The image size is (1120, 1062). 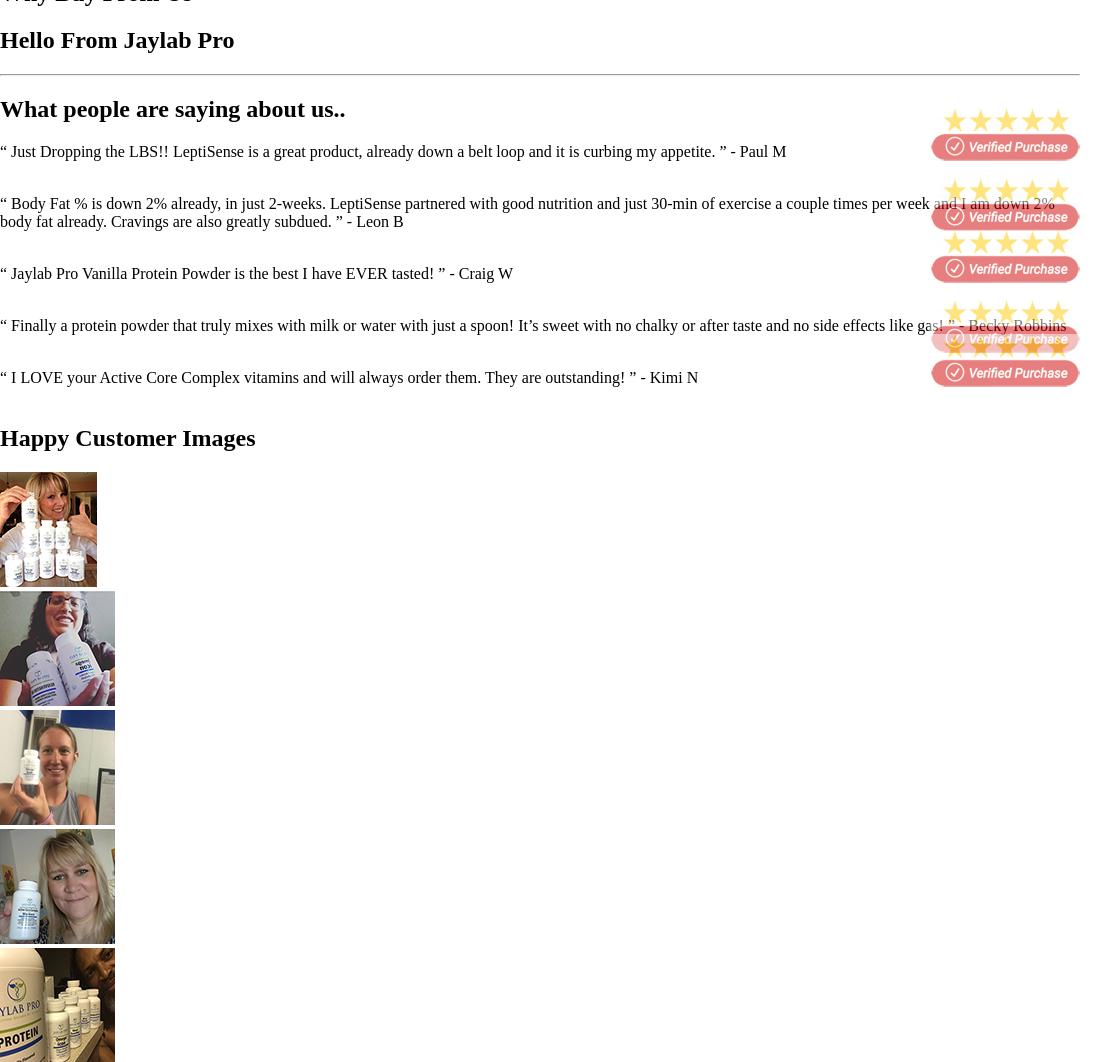 I want to click on '- Craig W', so click(x=480, y=271).